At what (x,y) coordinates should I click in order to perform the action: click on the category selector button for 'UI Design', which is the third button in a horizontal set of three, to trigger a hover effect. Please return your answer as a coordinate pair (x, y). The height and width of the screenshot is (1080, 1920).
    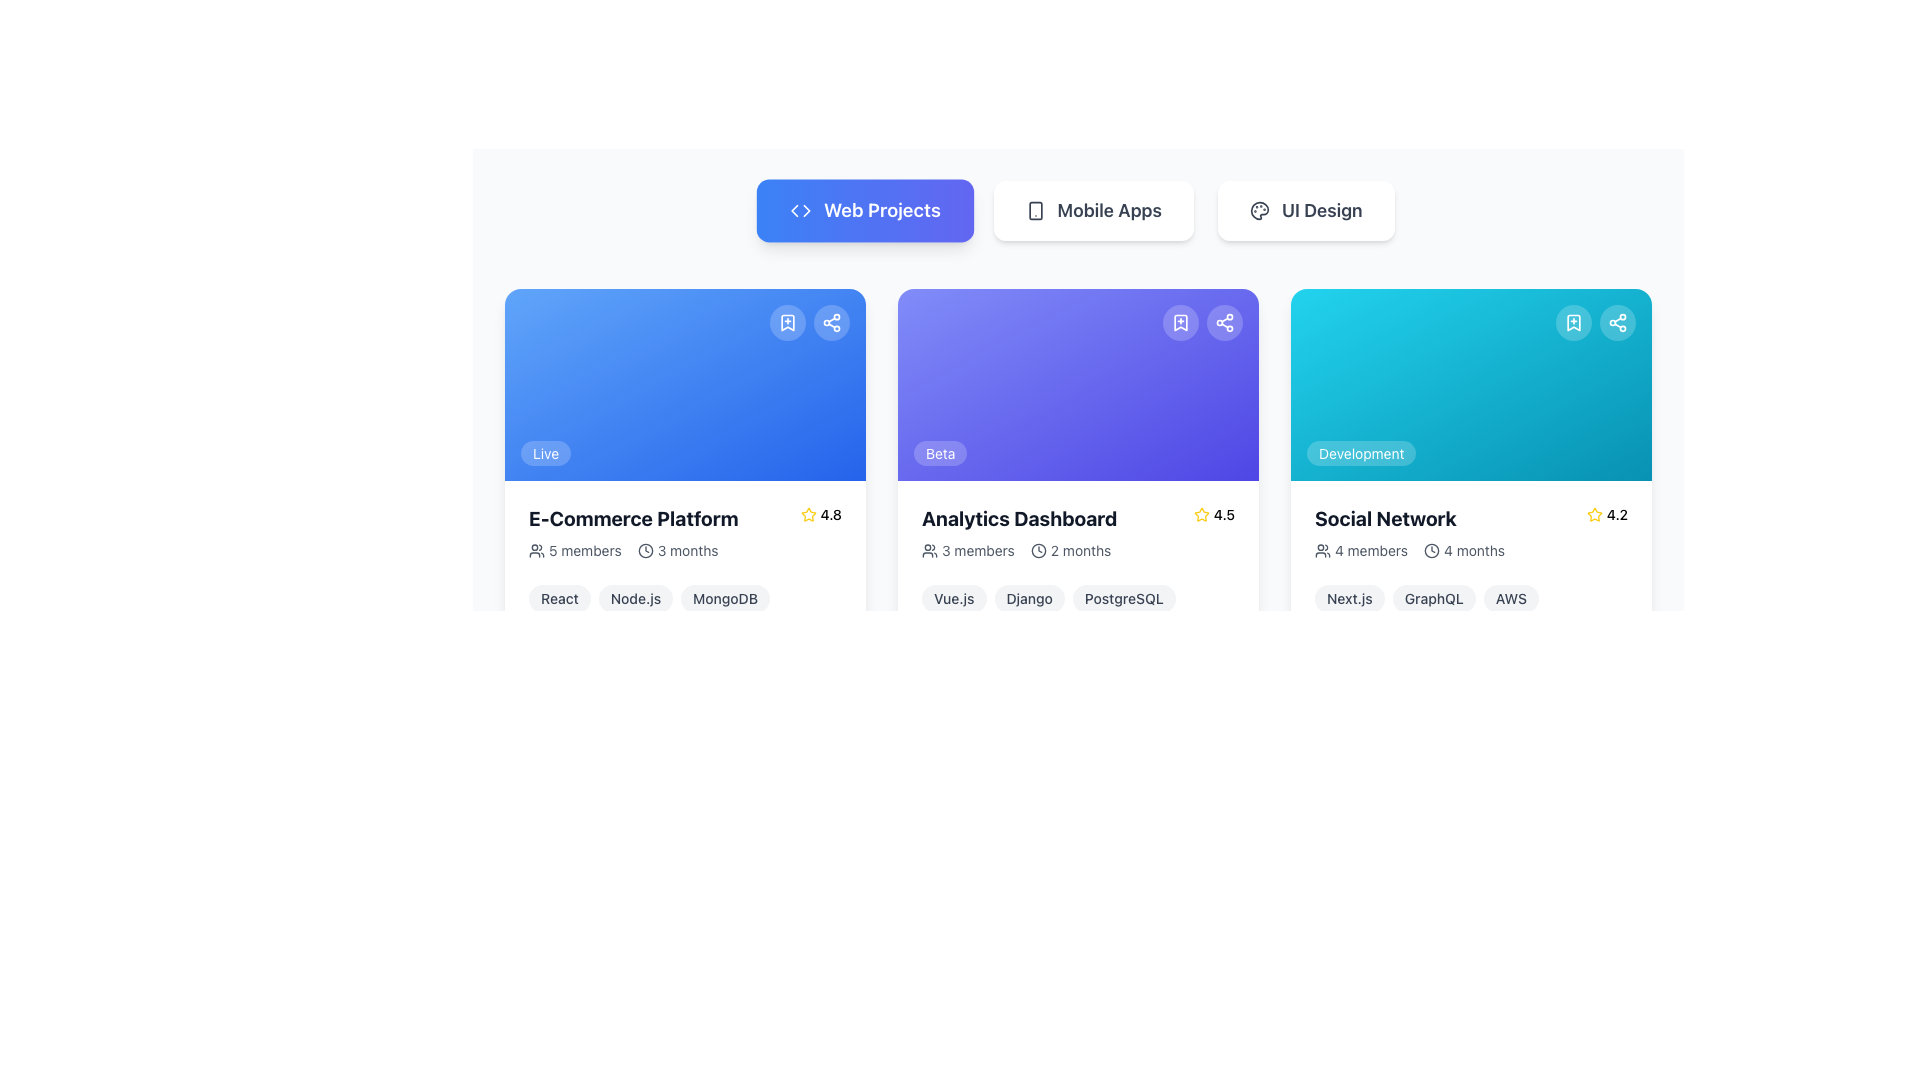
    Looking at the image, I should click on (1306, 211).